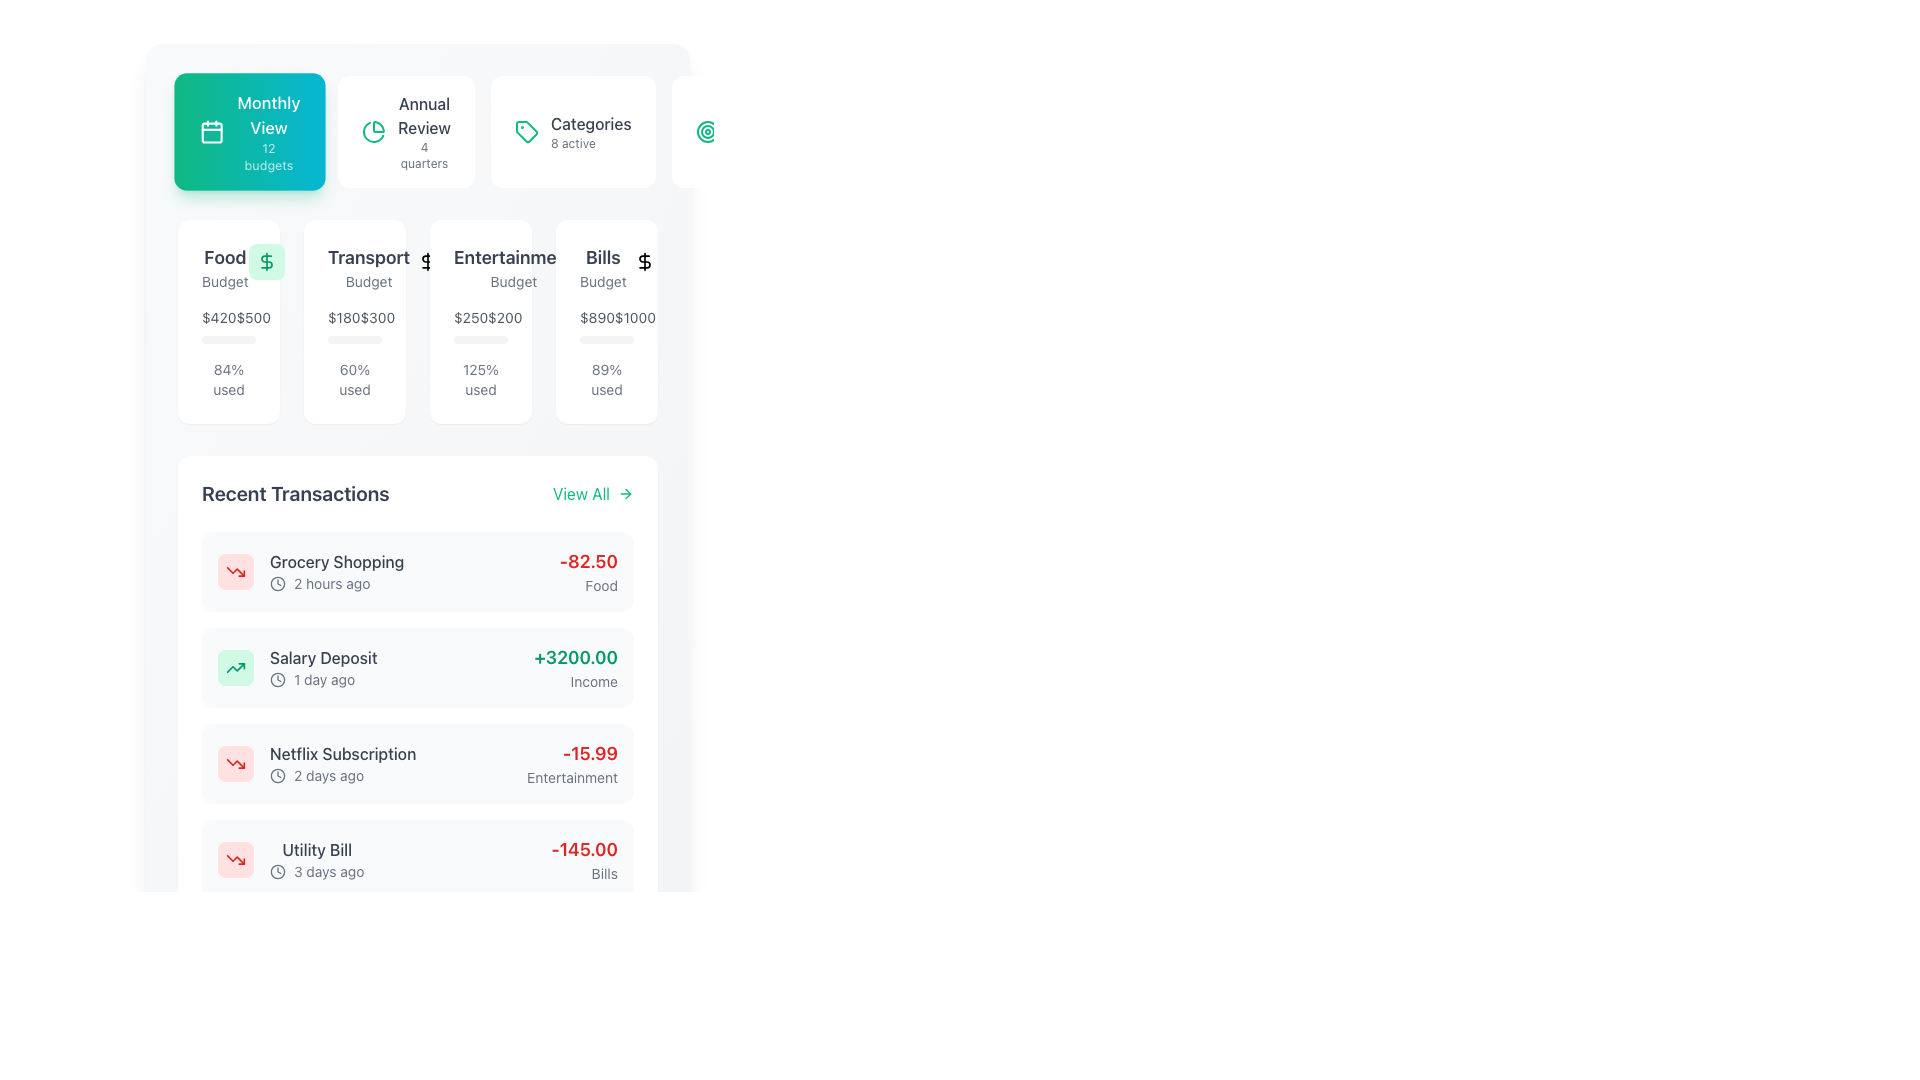 This screenshot has width=1920, height=1080. Describe the element at coordinates (416, 715) in the screenshot. I see `the recent transaction cards in the transaction list` at that location.